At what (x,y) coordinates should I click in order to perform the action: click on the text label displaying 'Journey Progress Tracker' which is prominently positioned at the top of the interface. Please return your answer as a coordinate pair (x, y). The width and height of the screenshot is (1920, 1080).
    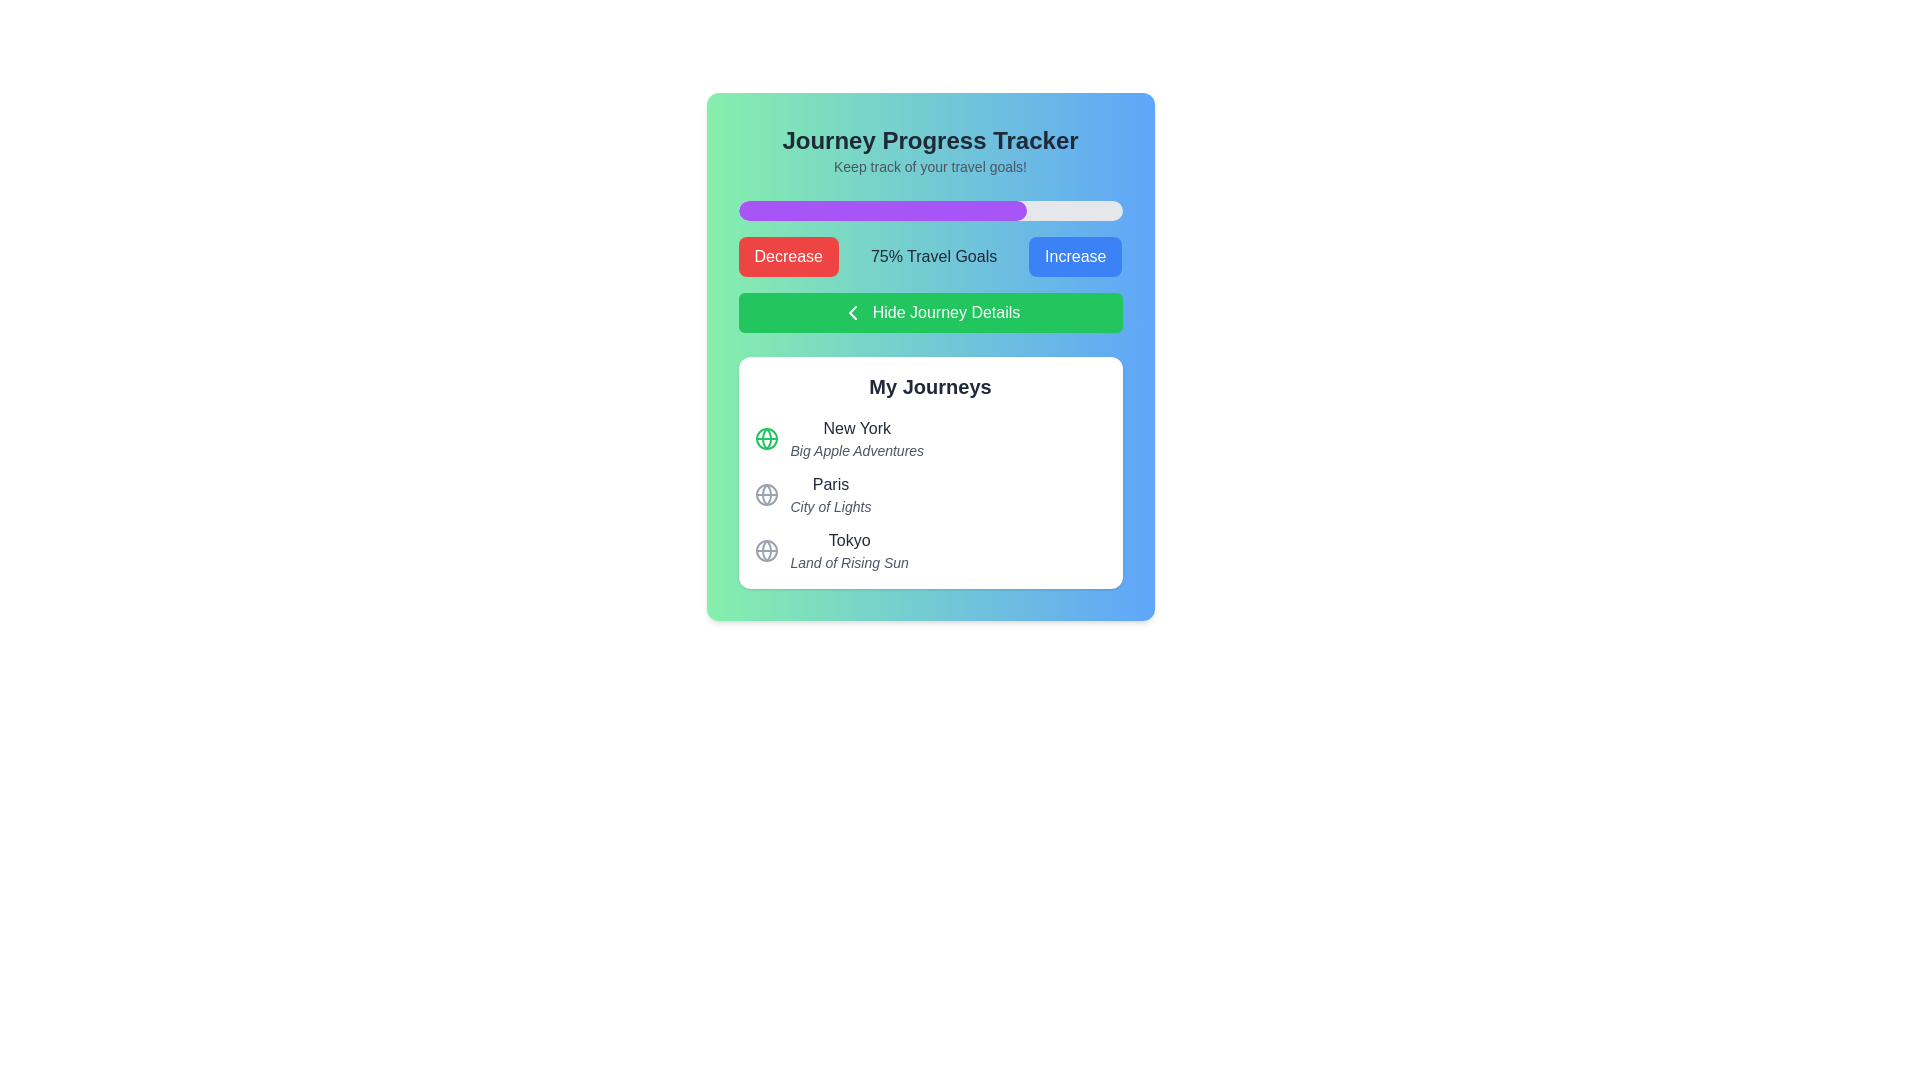
    Looking at the image, I should click on (929, 140).